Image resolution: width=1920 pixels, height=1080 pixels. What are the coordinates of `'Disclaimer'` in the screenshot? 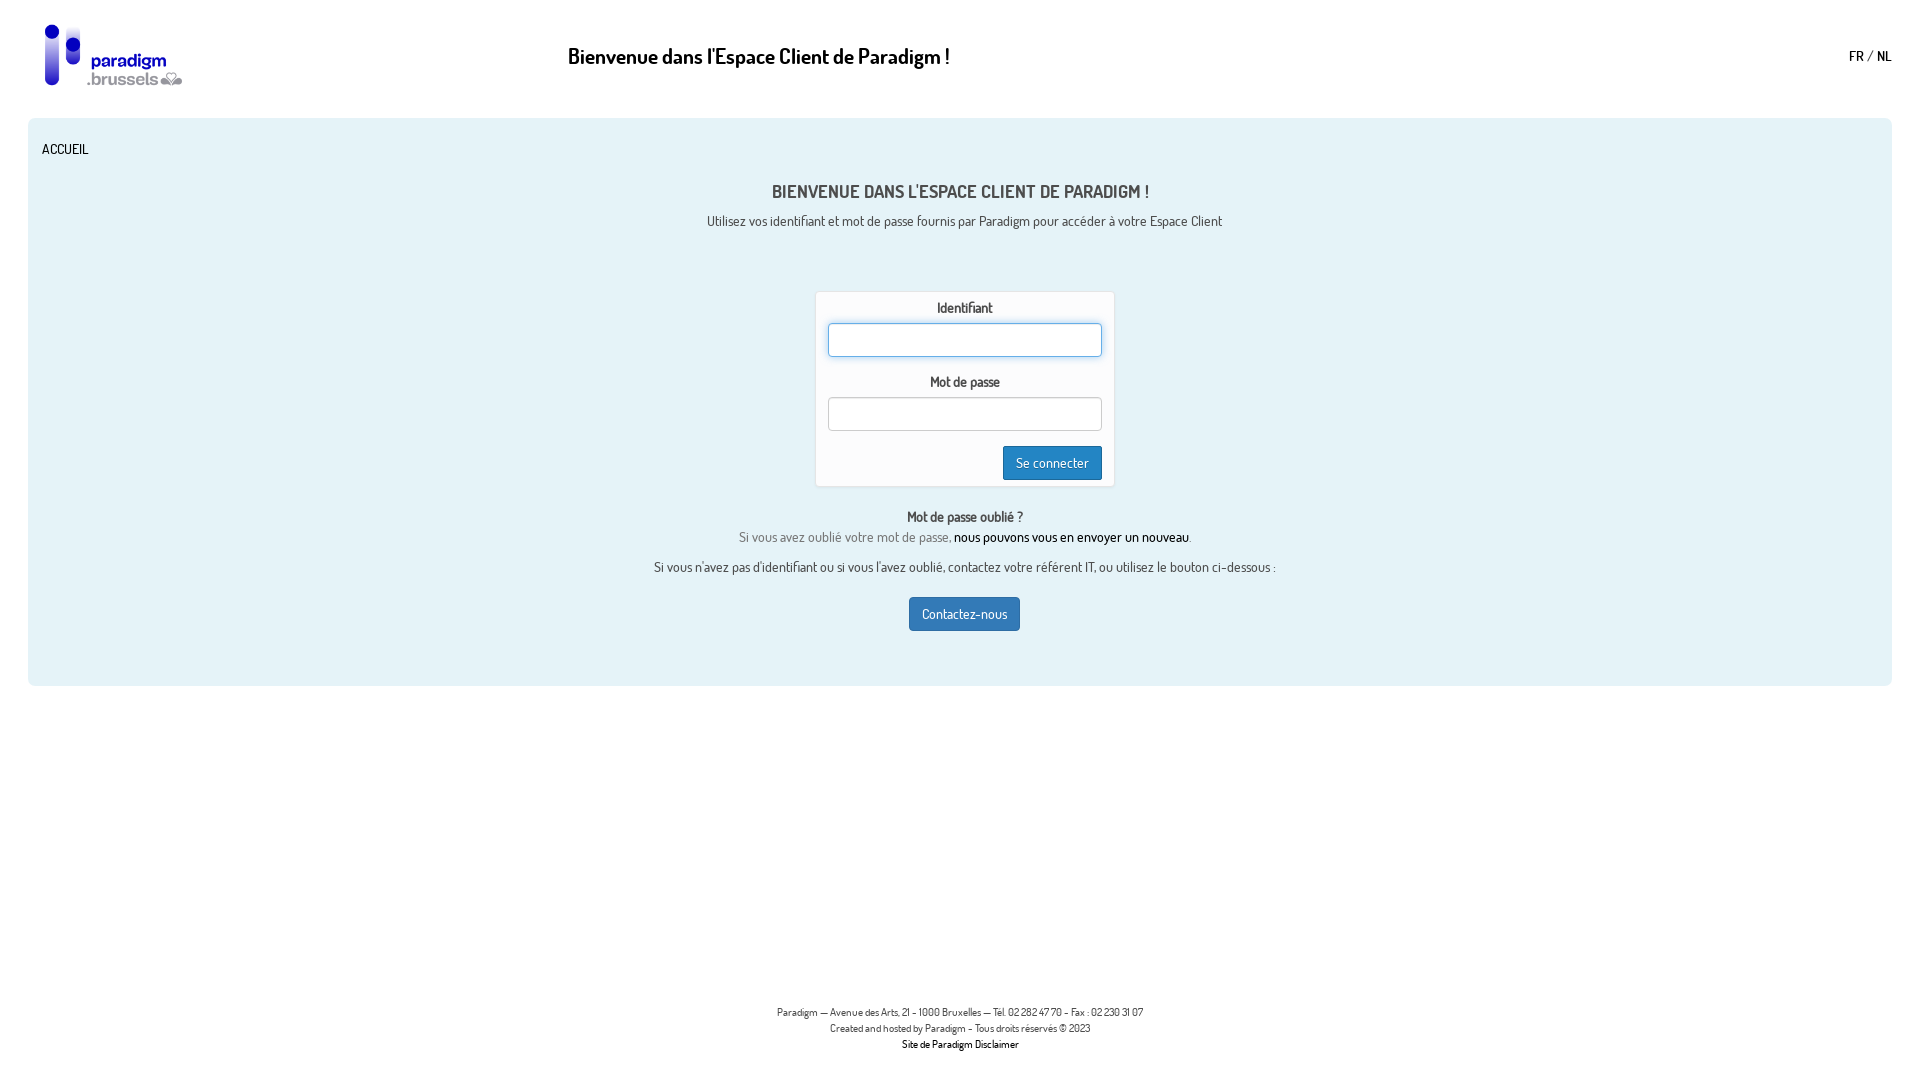 It's located at (996, 1043).